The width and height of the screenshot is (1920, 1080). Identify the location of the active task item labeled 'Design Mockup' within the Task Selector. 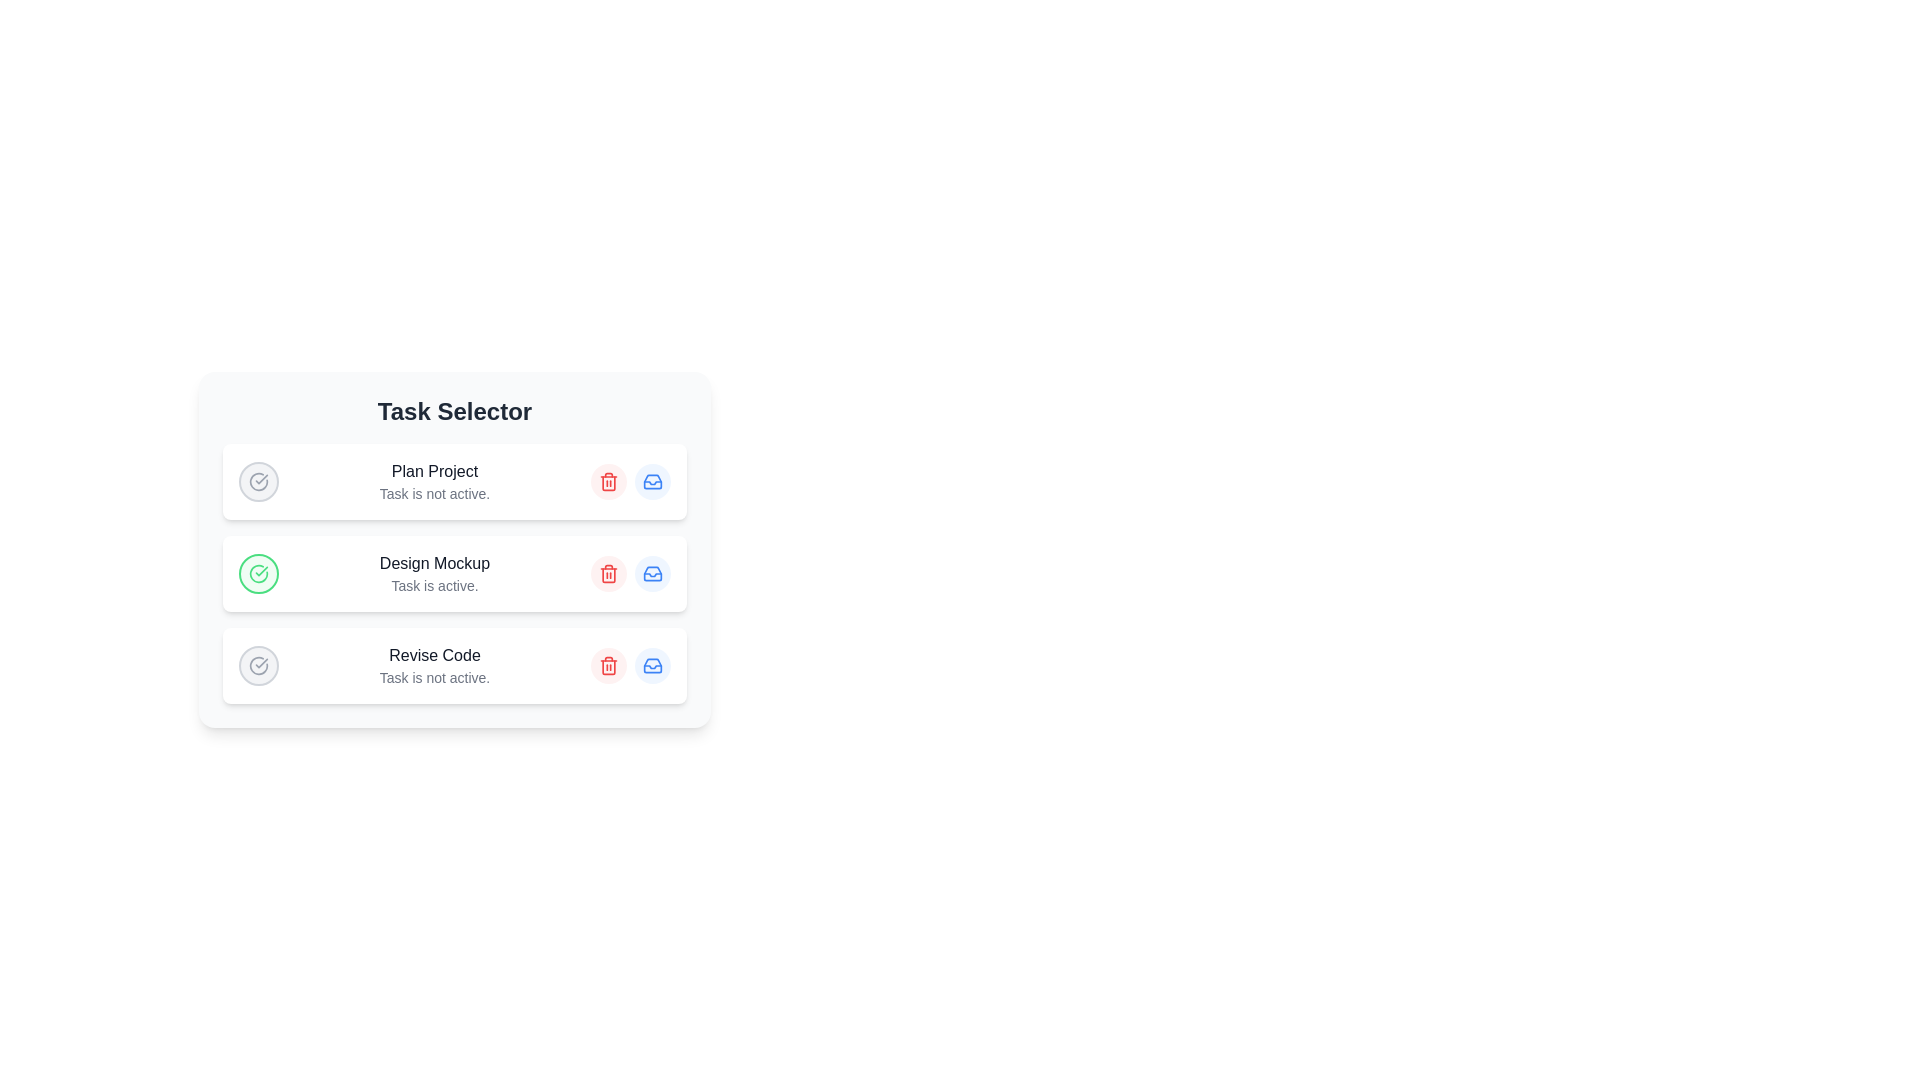
(454, 574).